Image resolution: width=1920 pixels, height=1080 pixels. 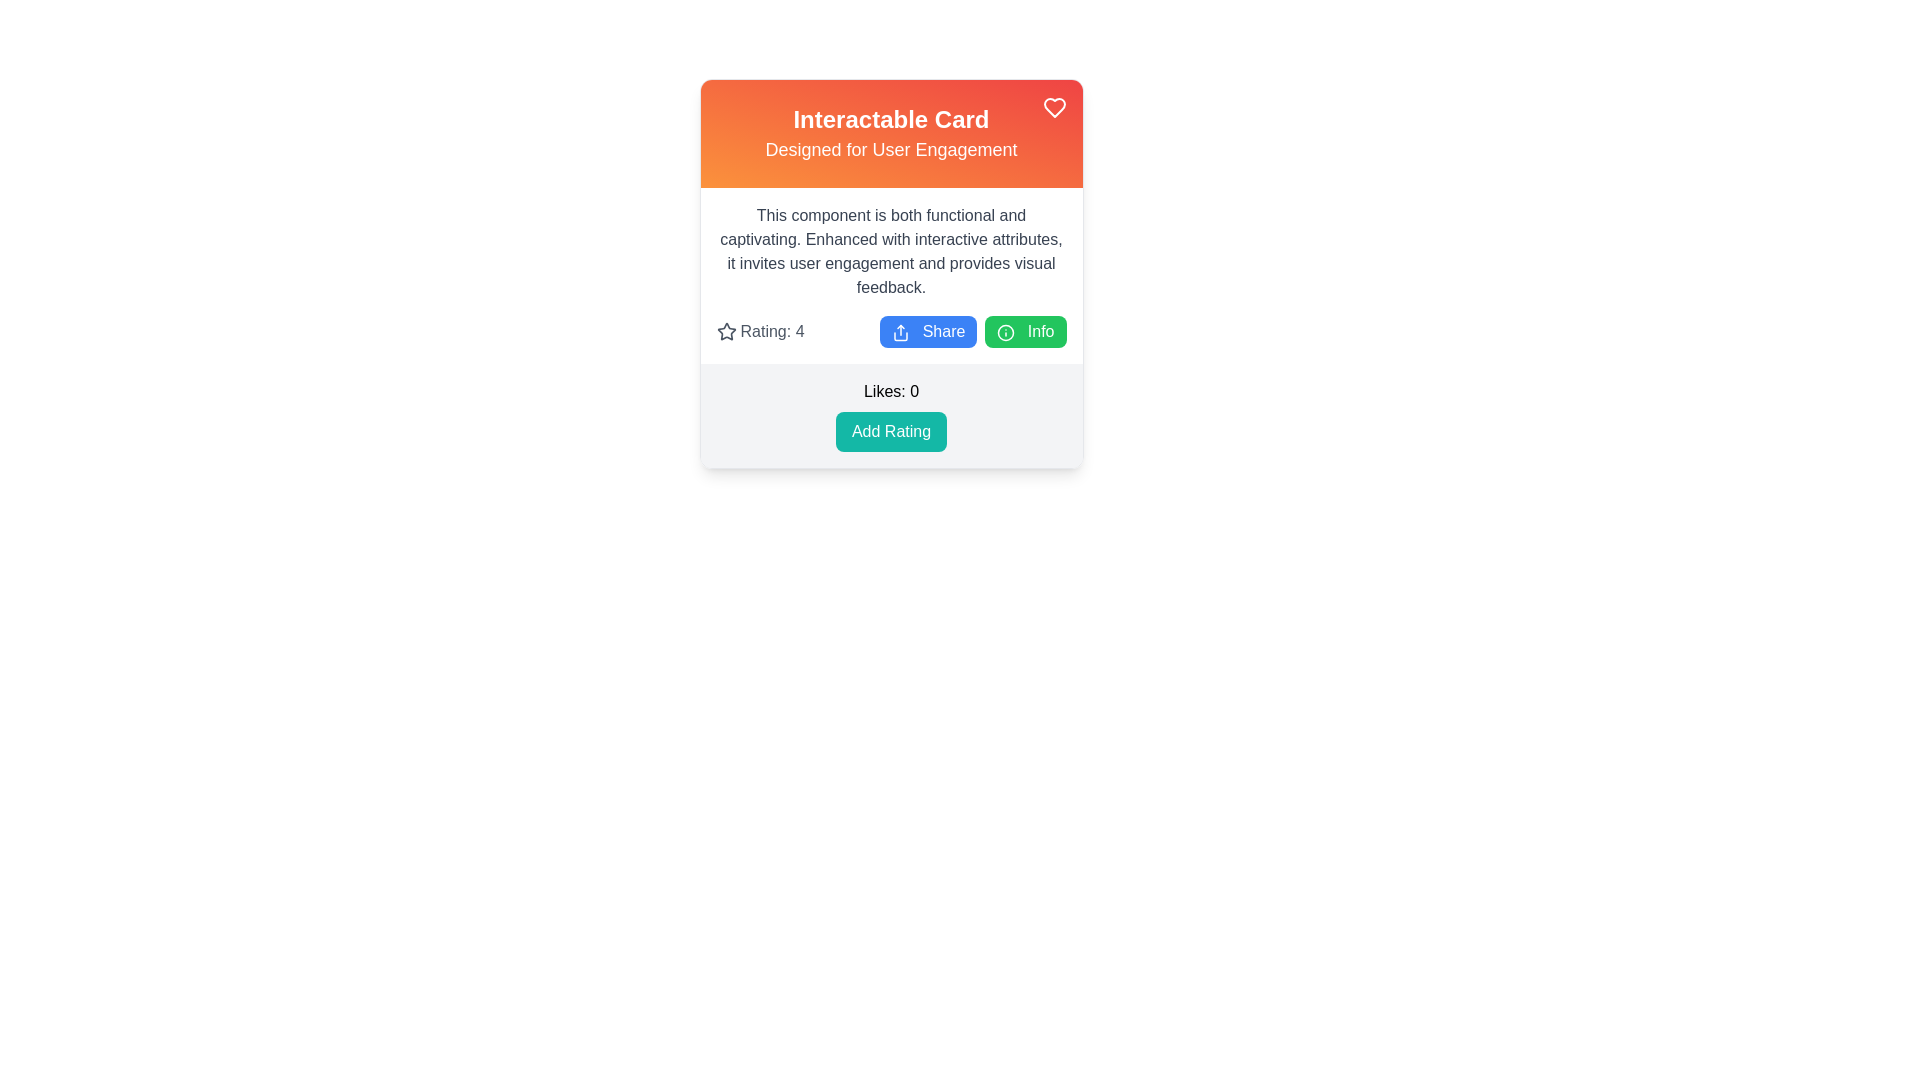 I want to click on the 'Info' button icon located at the bottom right section of the card interface, so click(x=1006, y=331).